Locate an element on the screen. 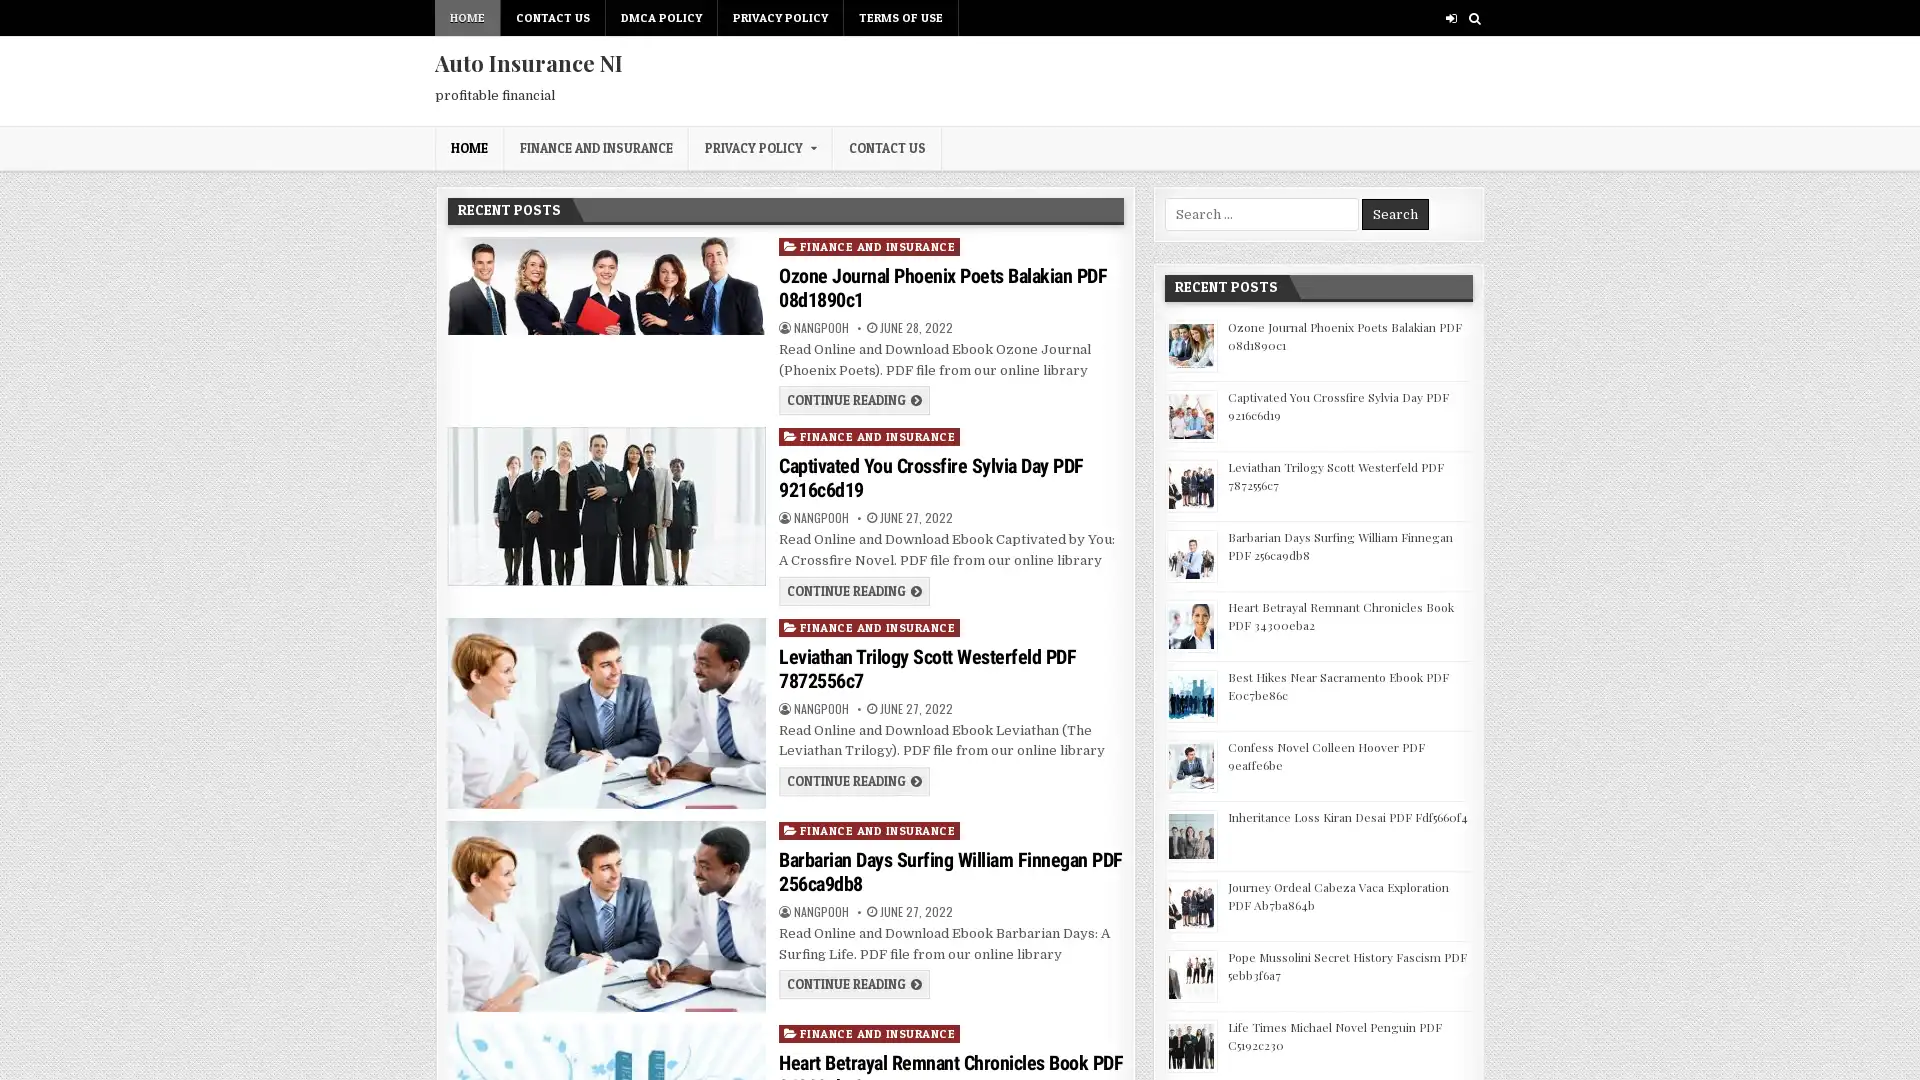 This screenshot has height=1080, width=1920. Search is located at coordinates (1394, 214).